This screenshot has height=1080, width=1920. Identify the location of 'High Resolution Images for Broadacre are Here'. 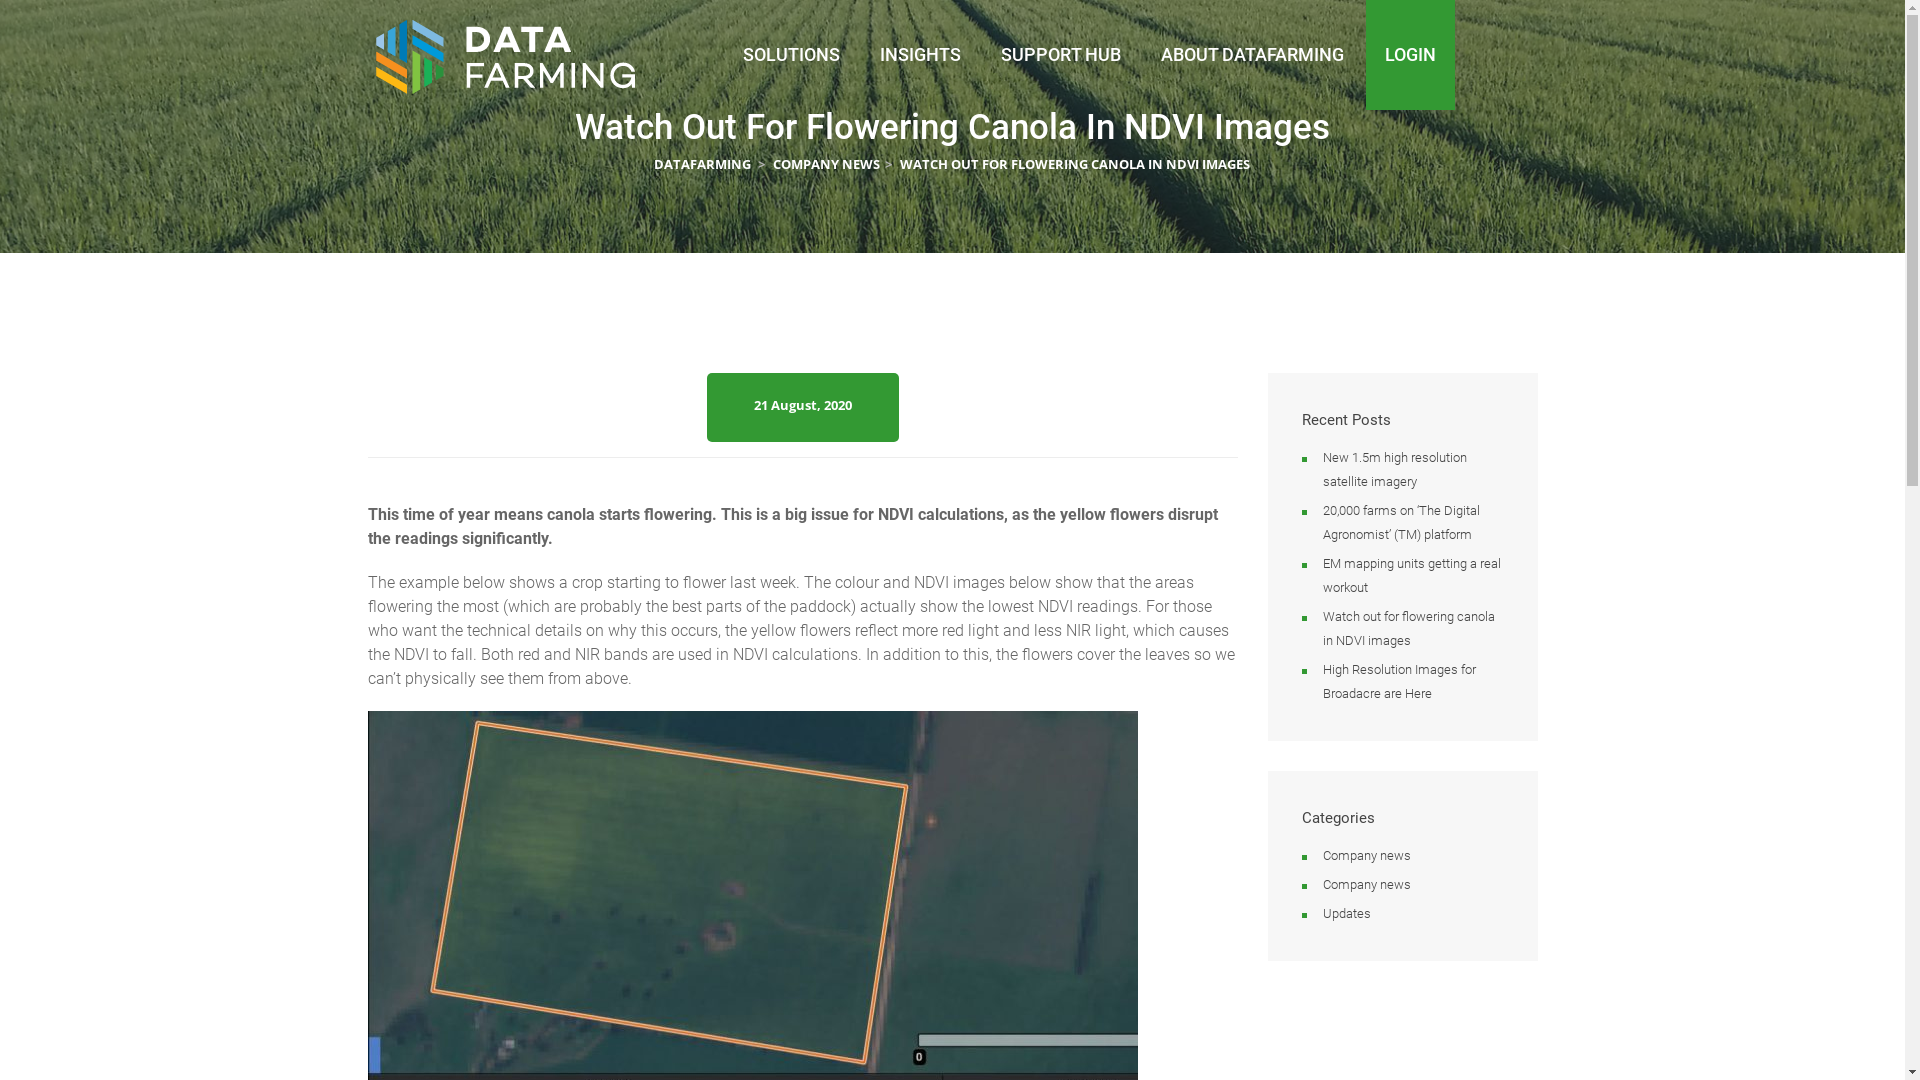
(1397, 680).